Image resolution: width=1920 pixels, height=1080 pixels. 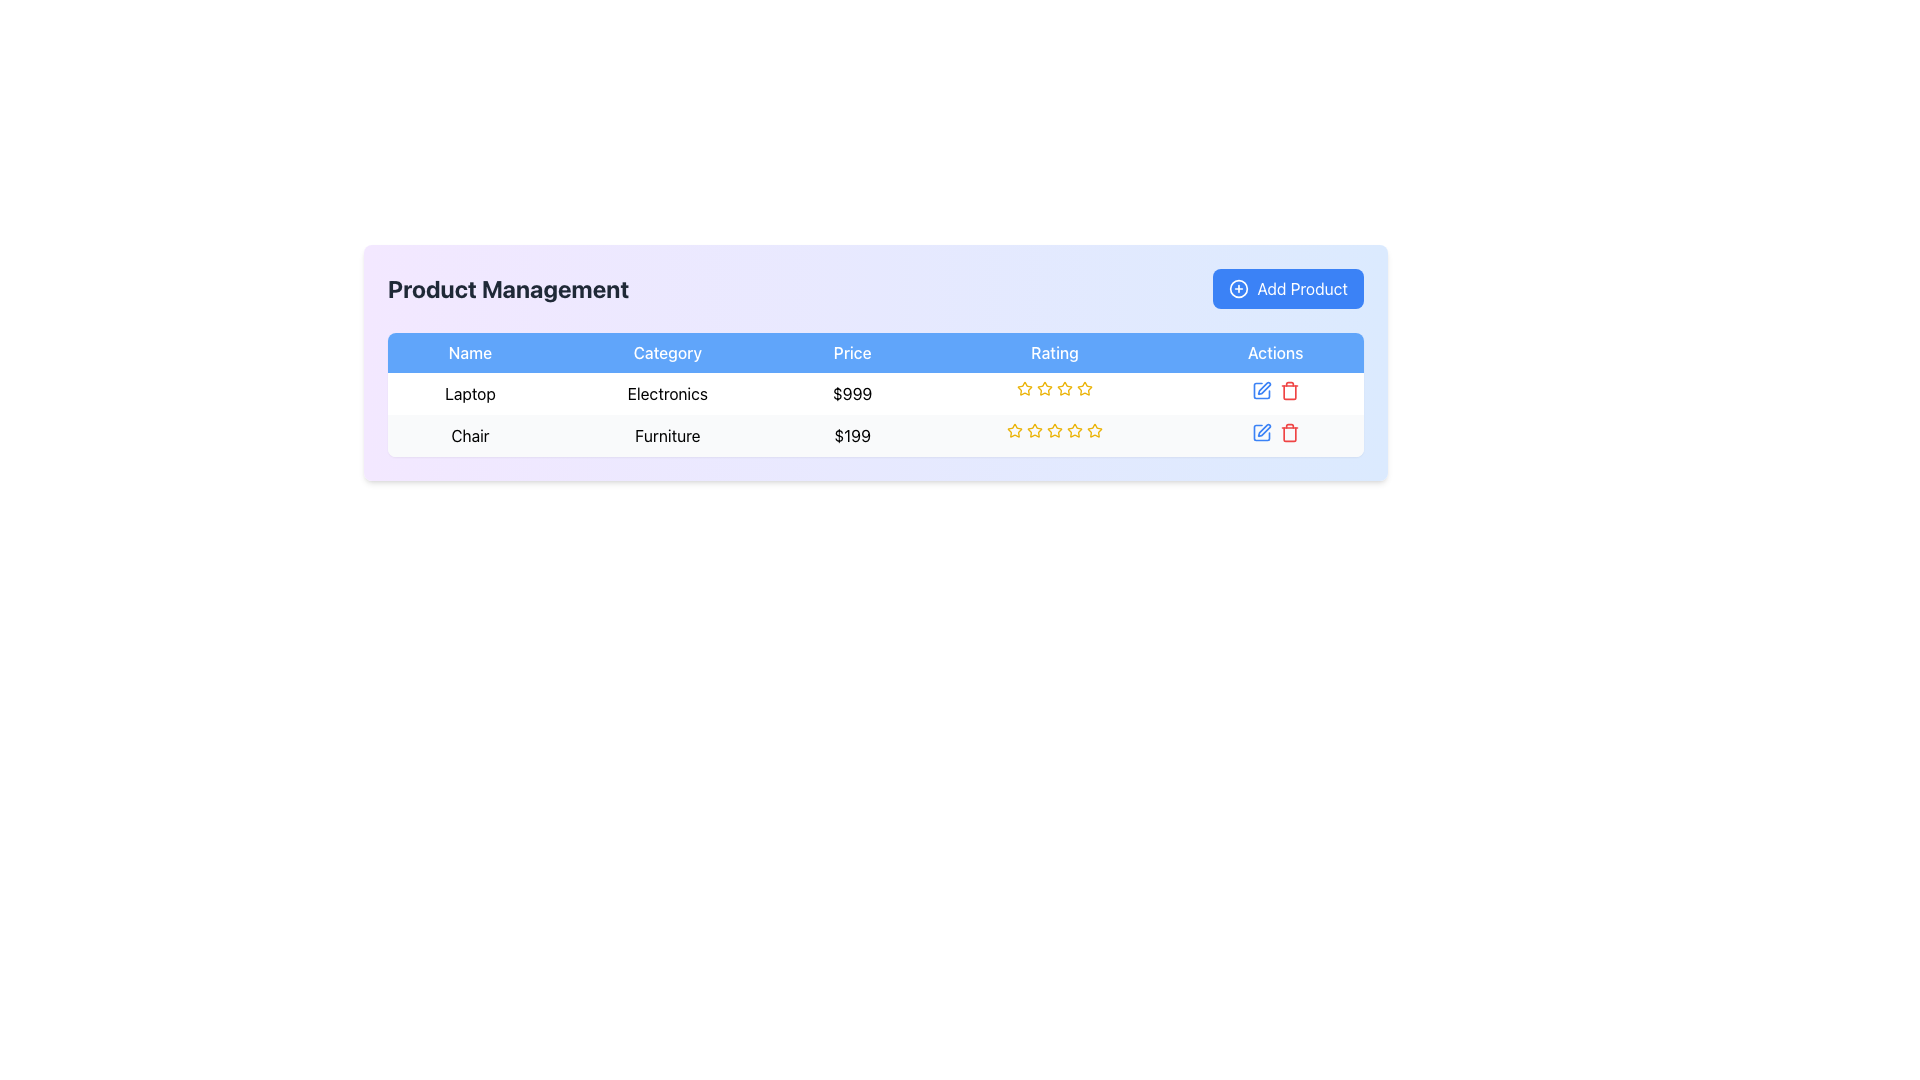 What do you see at coordinates (1064, 389) in the screenshot?
I see `the fifth star icon in the fourth row of the rating section under the Ratings header to rate the item` at bounding box center [1064, 389].